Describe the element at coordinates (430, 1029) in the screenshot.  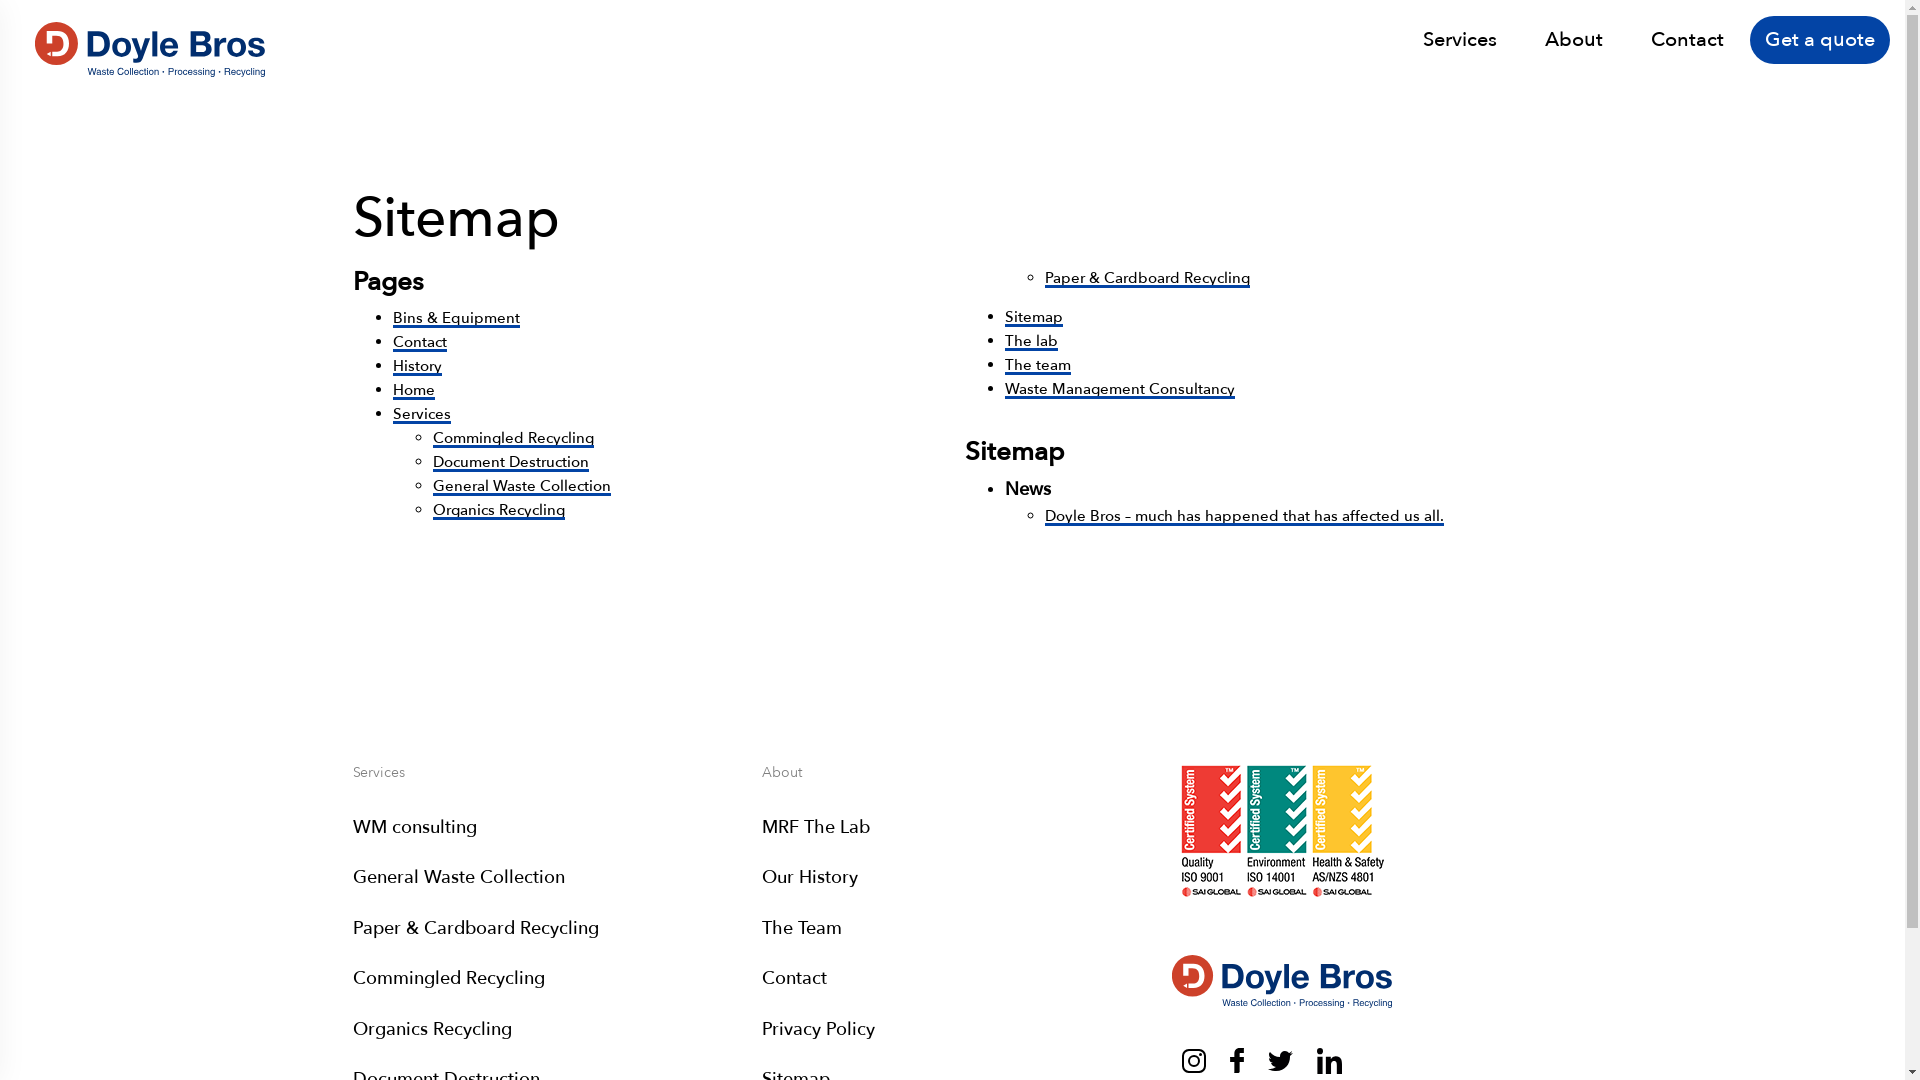
I see `'Organics Recycling'` at that location.